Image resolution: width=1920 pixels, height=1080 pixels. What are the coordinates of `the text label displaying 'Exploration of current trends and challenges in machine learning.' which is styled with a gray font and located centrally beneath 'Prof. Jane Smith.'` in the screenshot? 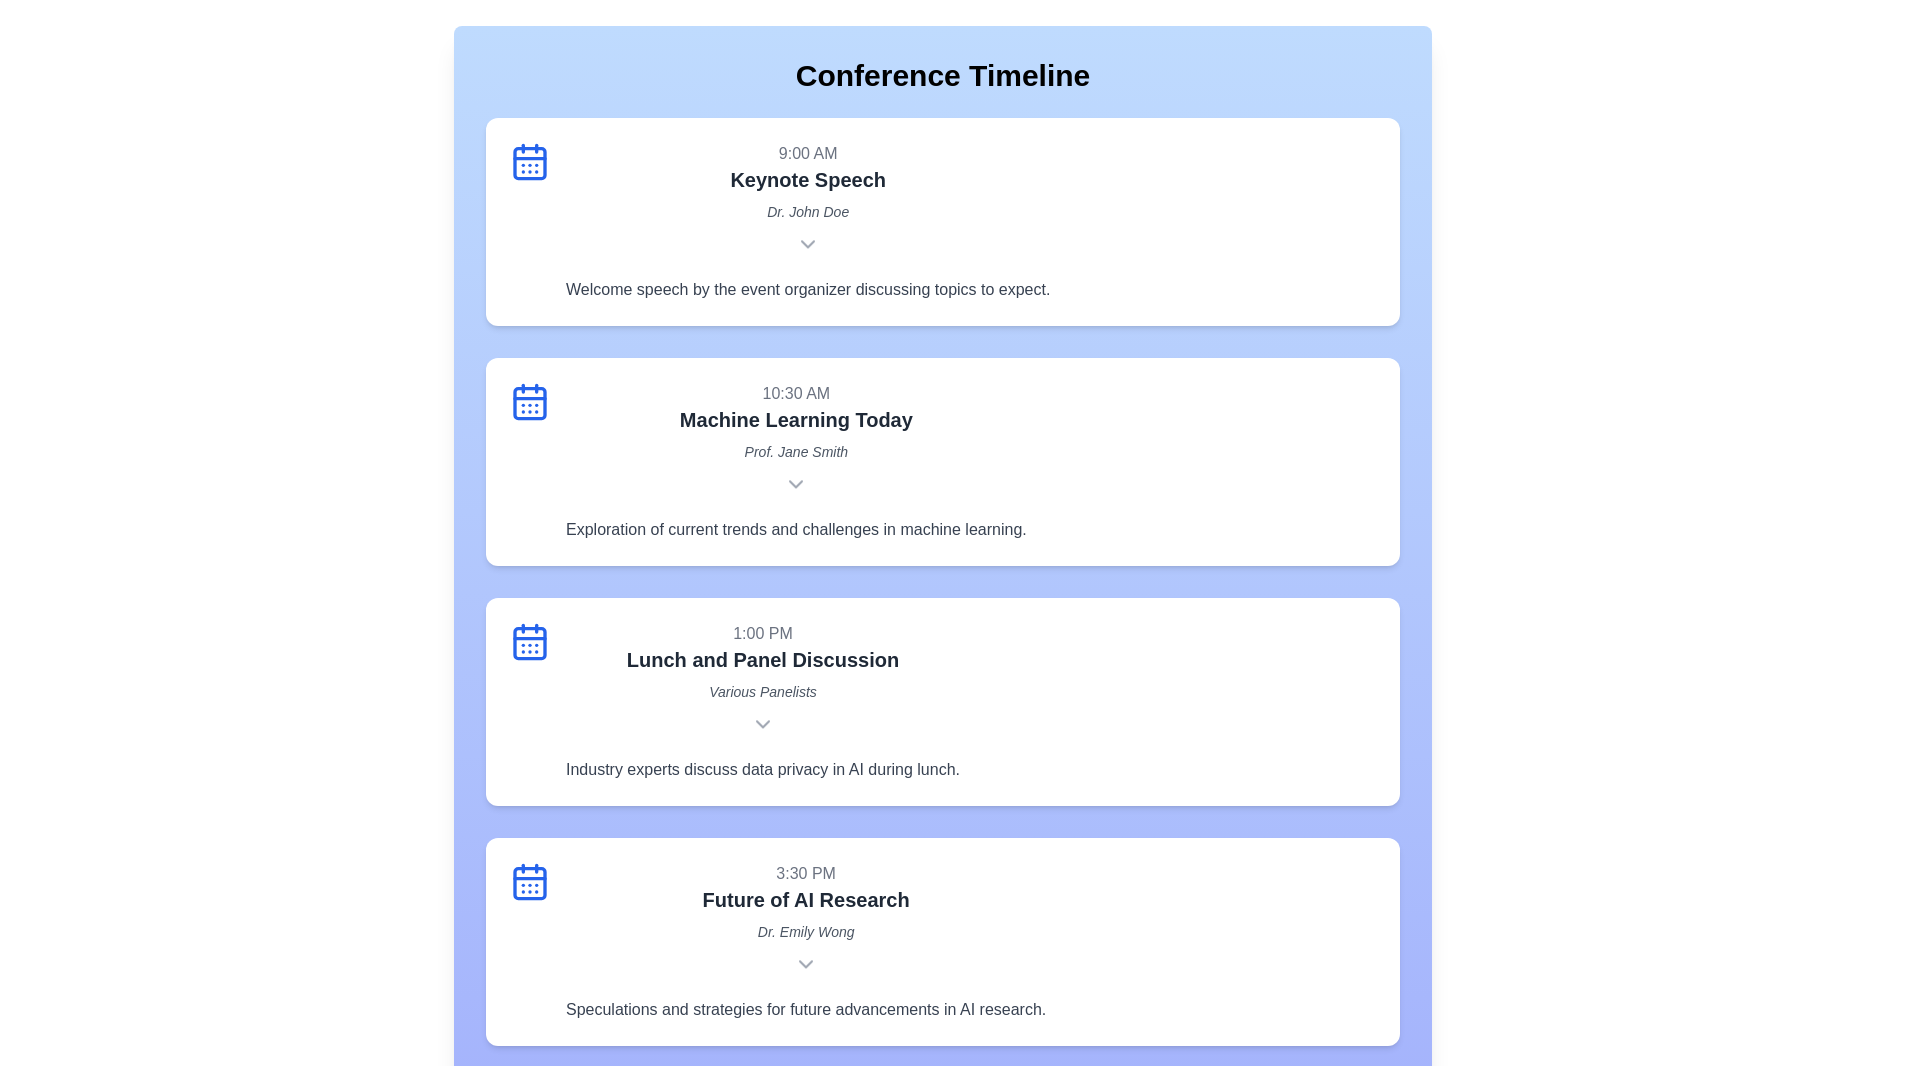 It's located at (795, 528).